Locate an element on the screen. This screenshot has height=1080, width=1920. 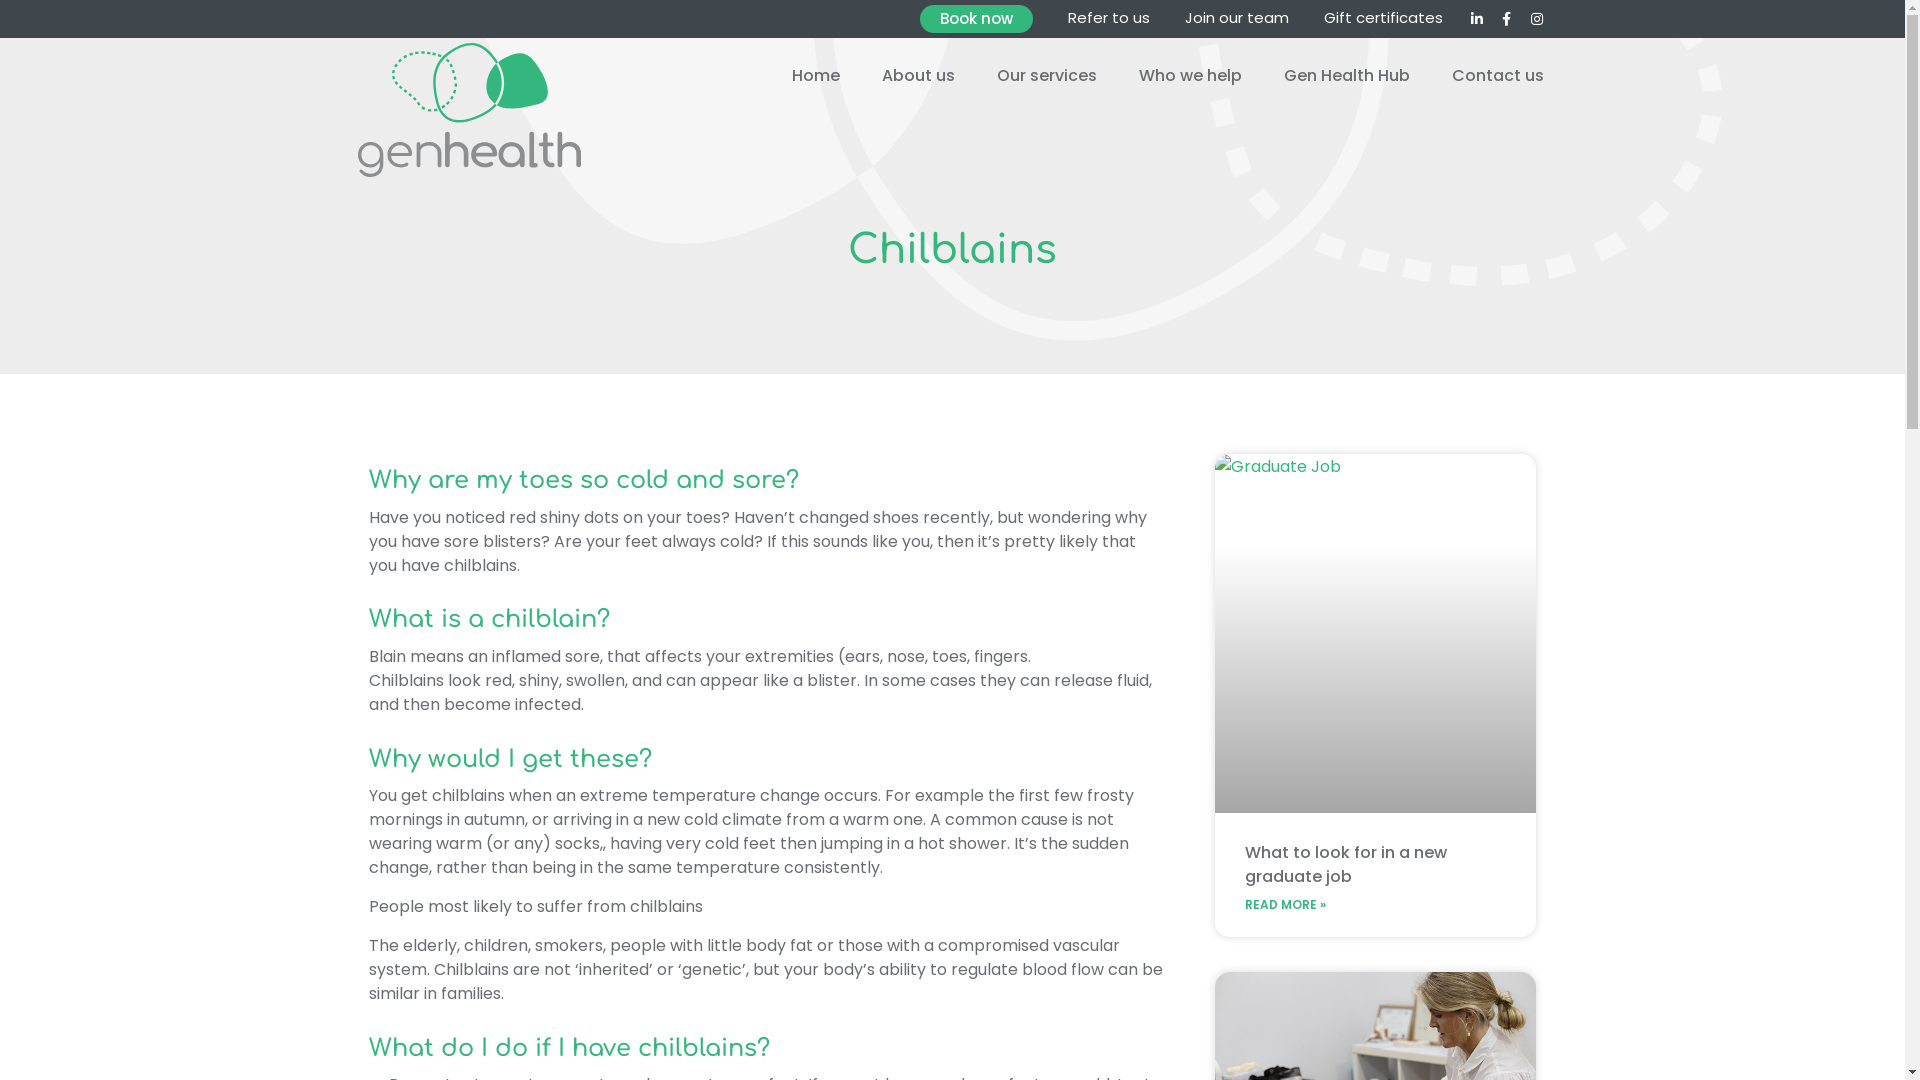
'Book now' is located at coordinates (919, 19).